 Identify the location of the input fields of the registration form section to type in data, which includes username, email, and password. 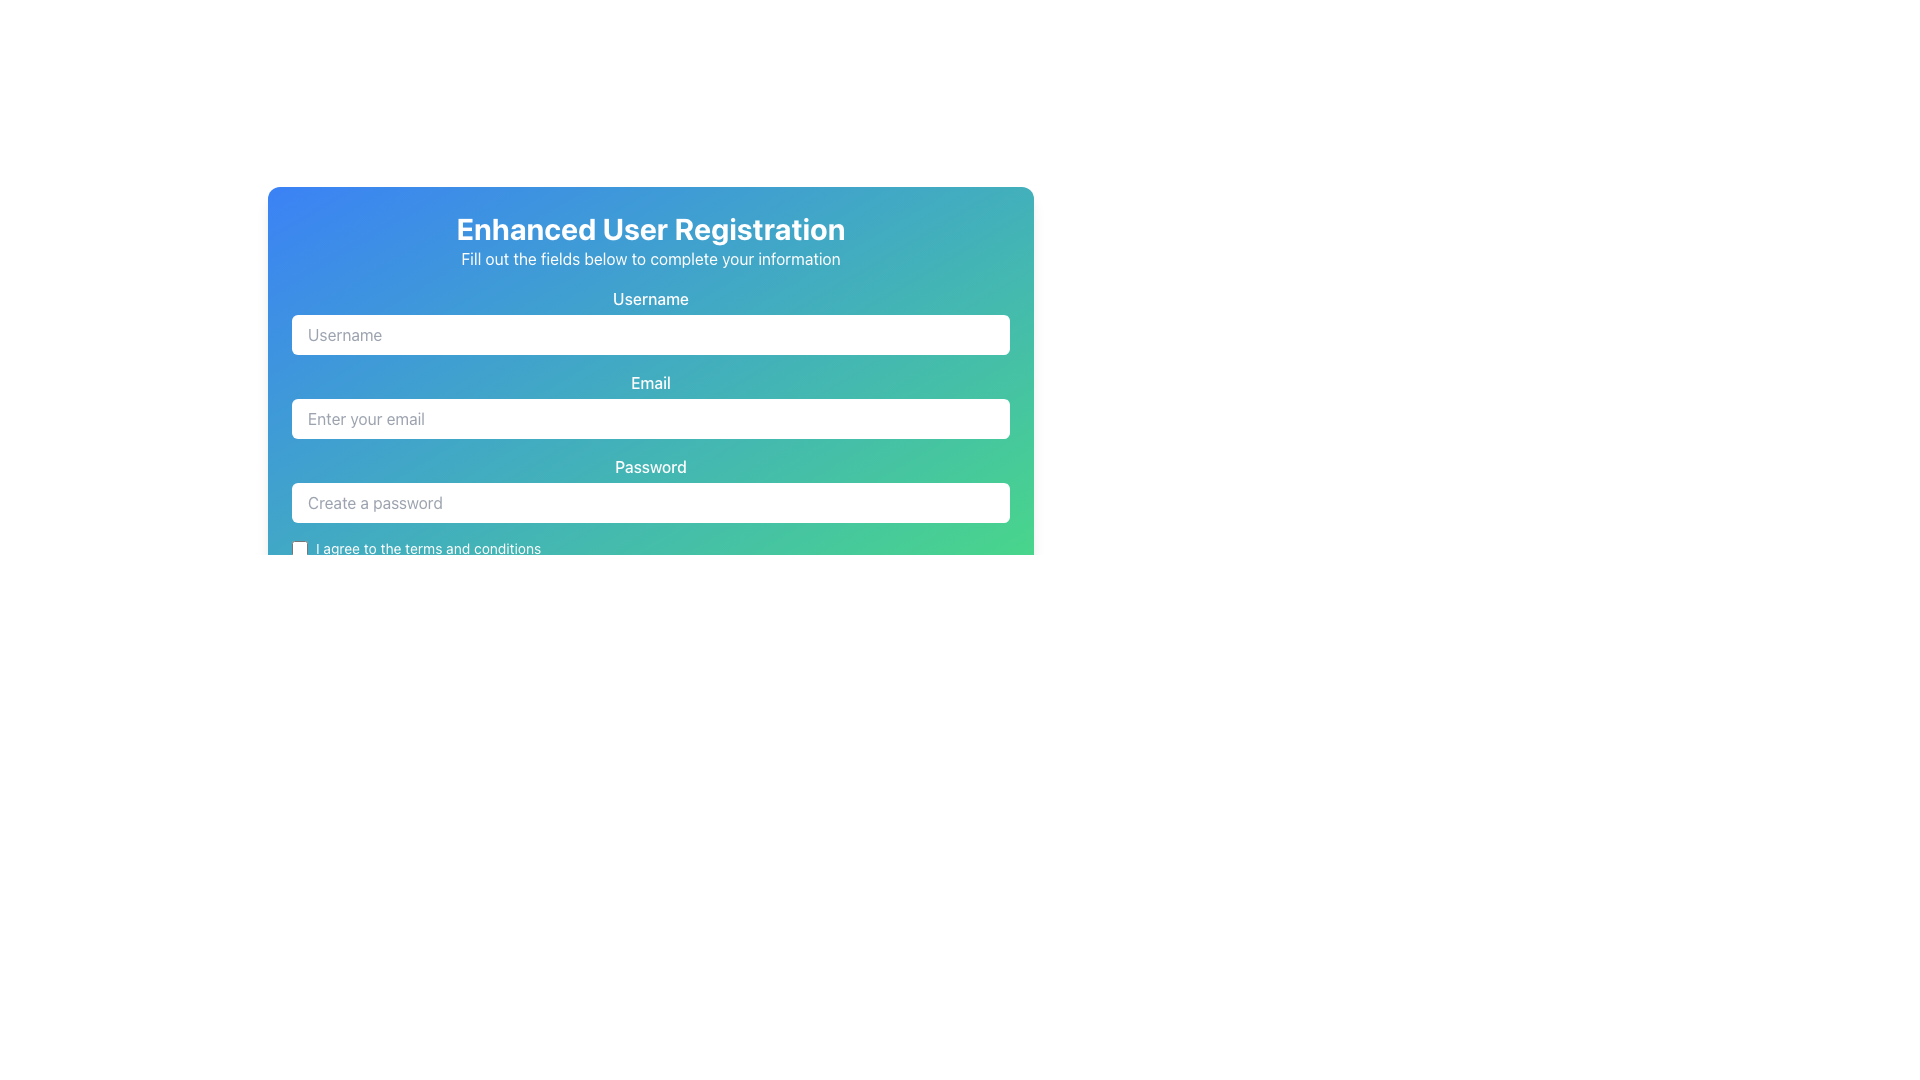
(651, 451).